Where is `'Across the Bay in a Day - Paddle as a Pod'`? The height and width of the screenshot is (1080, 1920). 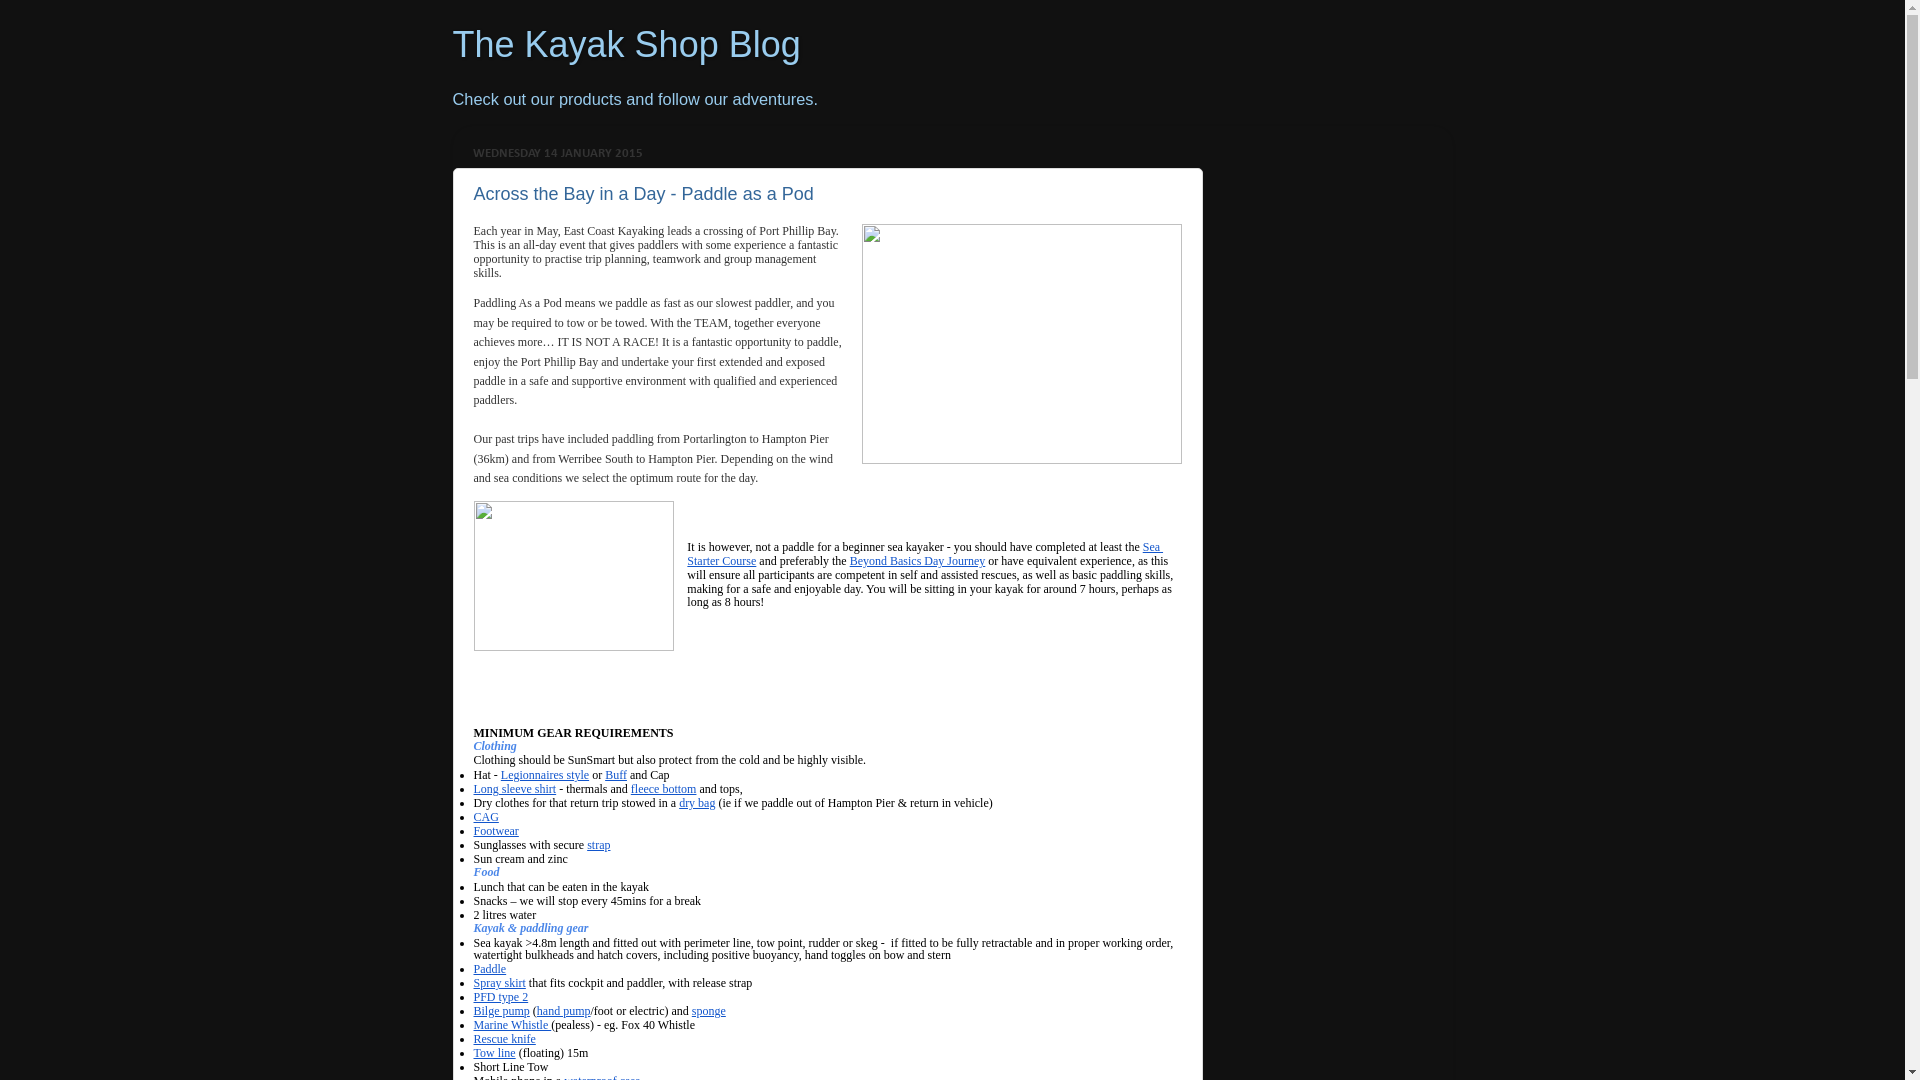
'Across the Bay in a Day - Paddle as a Pod' is located at coordinates (643, 193).